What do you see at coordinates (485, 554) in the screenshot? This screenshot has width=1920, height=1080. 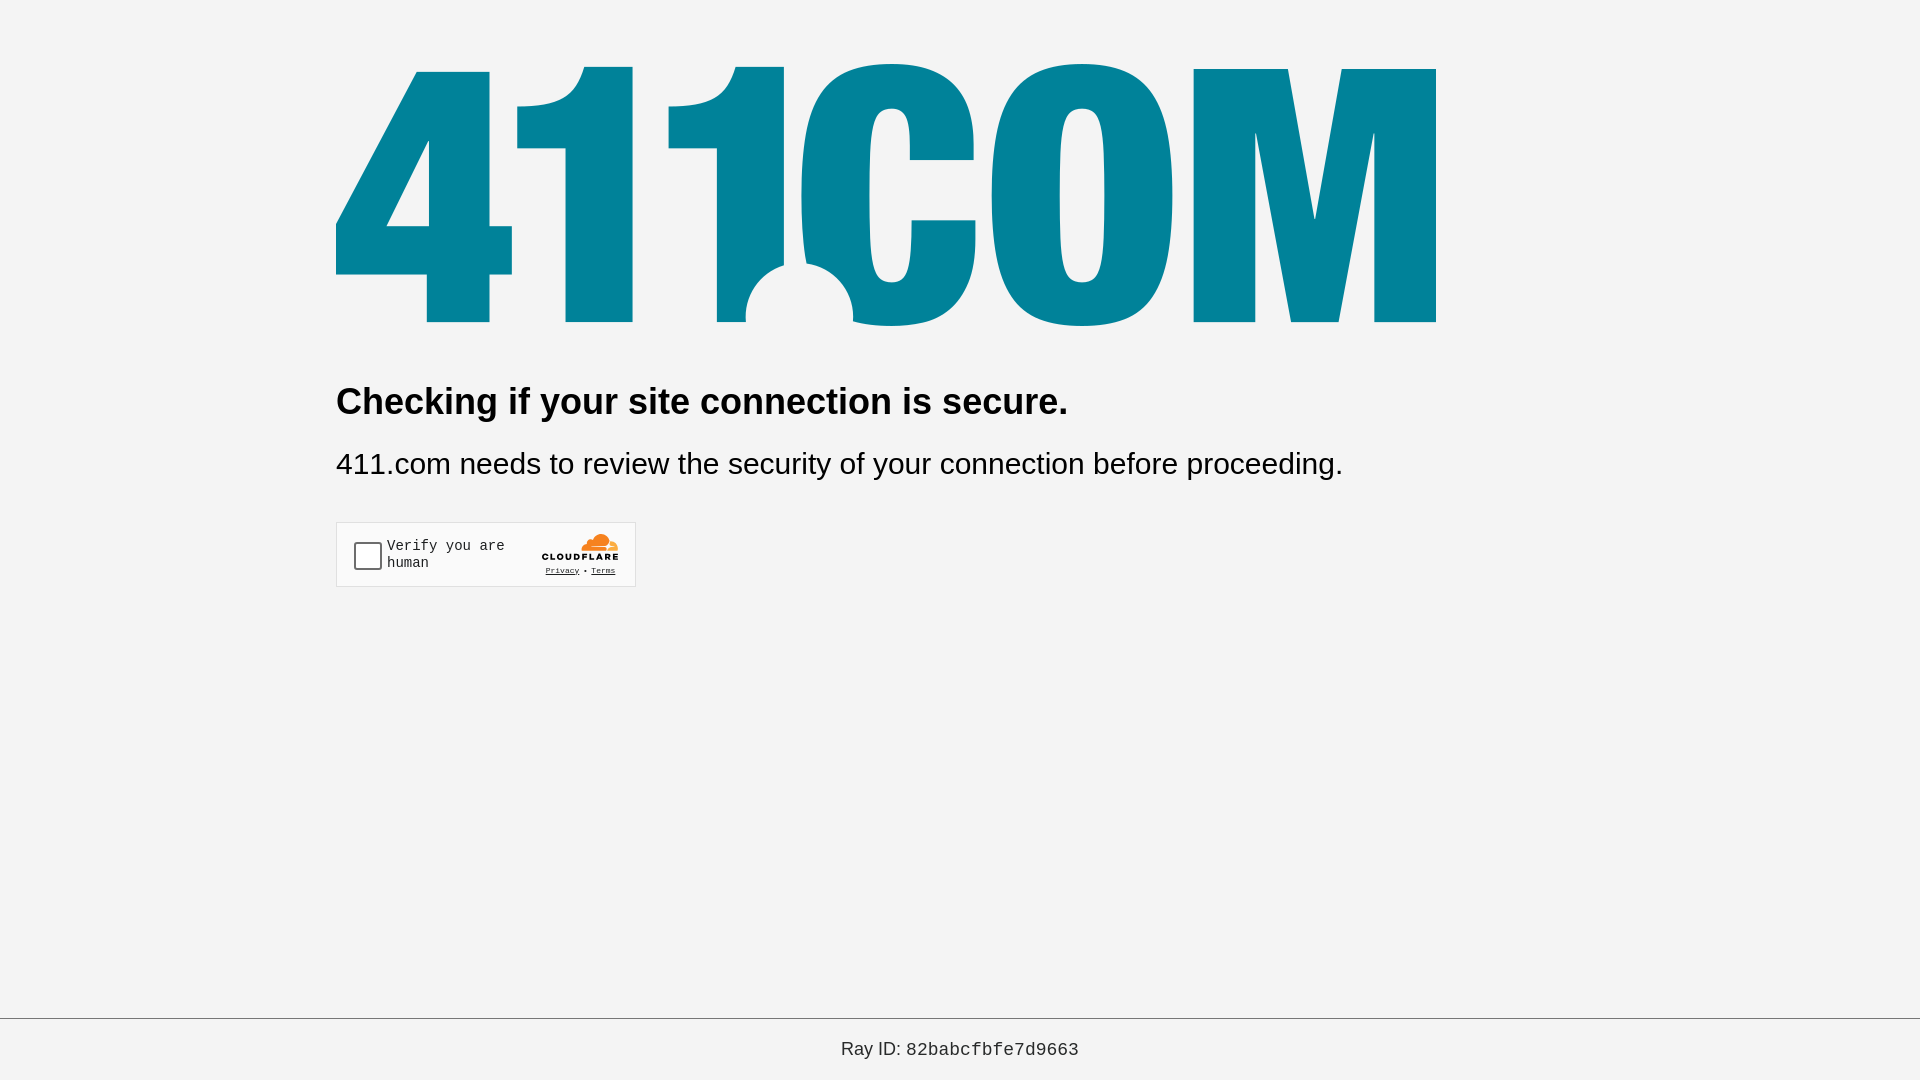 I see `'Widget containing a Cloudflare security challenge'` at bounding box center [485, 554].